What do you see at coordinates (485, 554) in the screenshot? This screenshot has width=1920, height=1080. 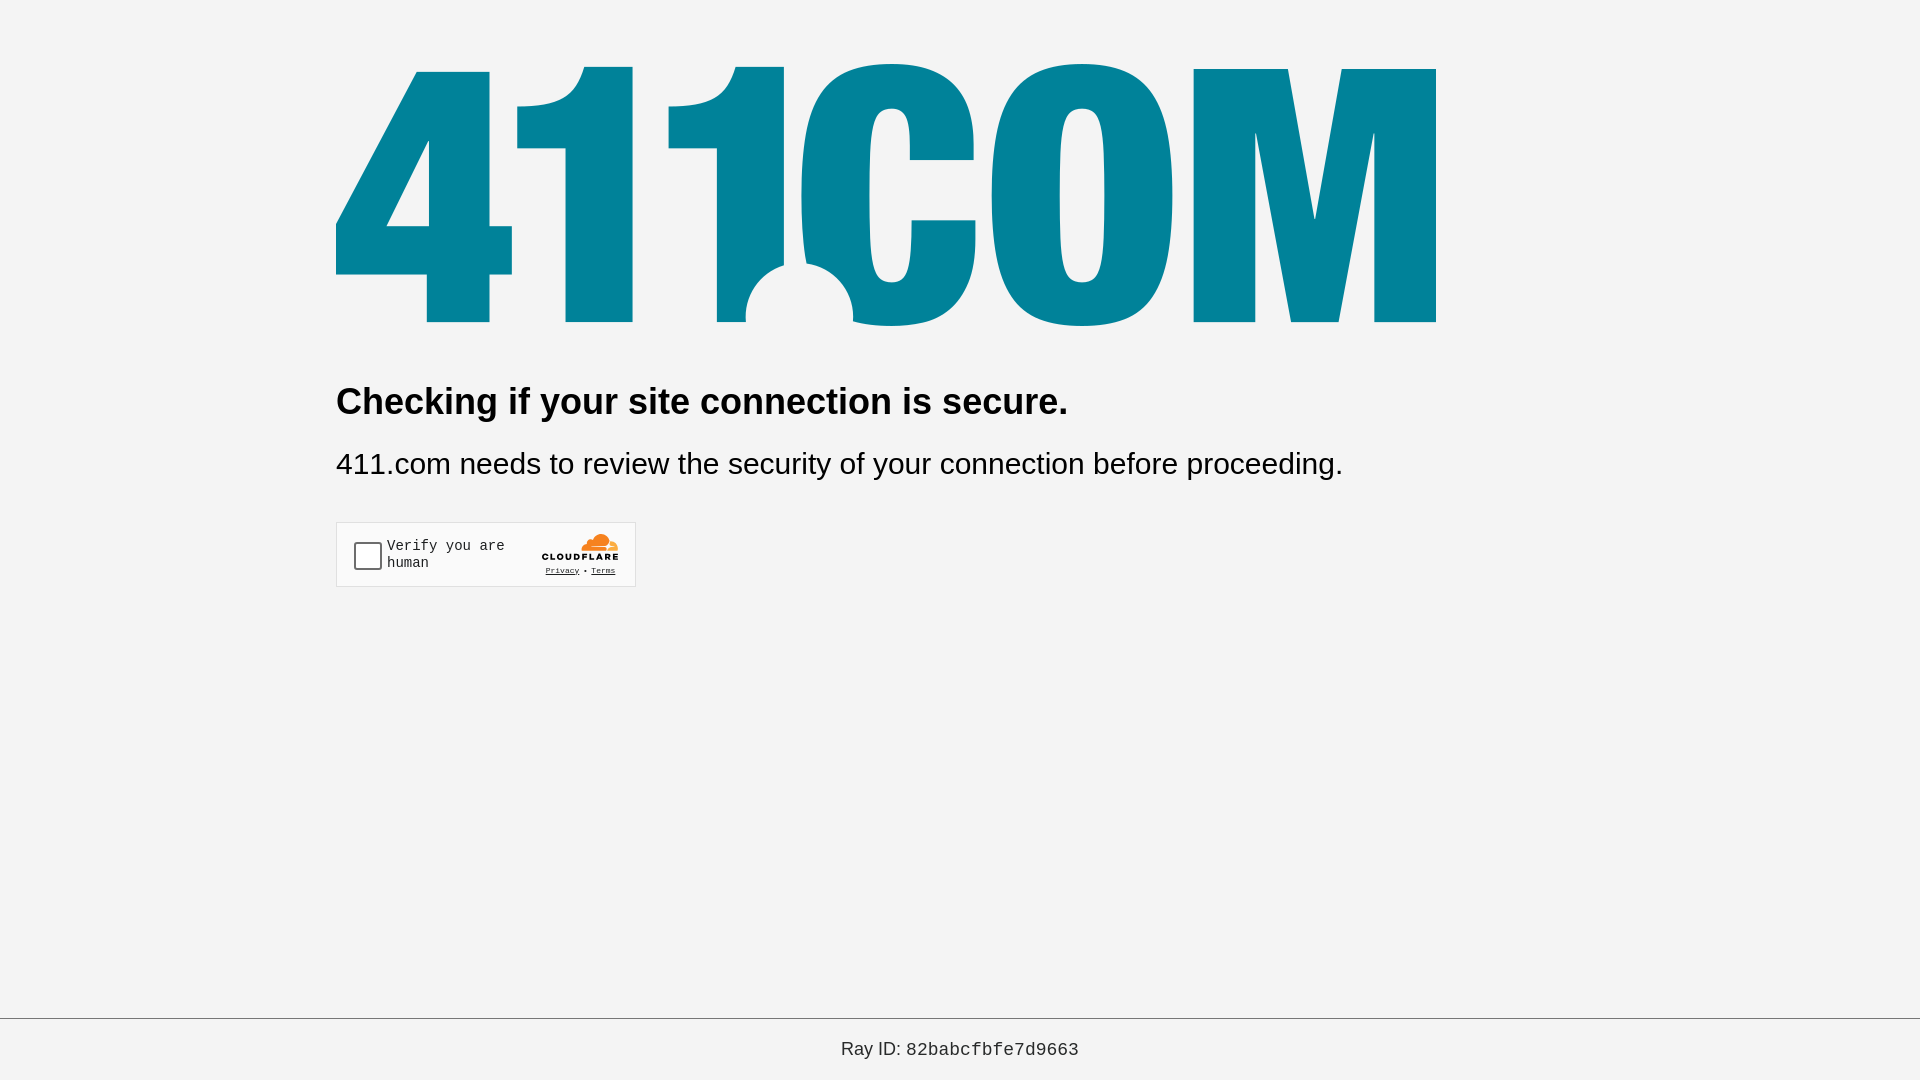 I see `'Widget containing a Cloudflare security challenge'` at bounding box center [485, 554].